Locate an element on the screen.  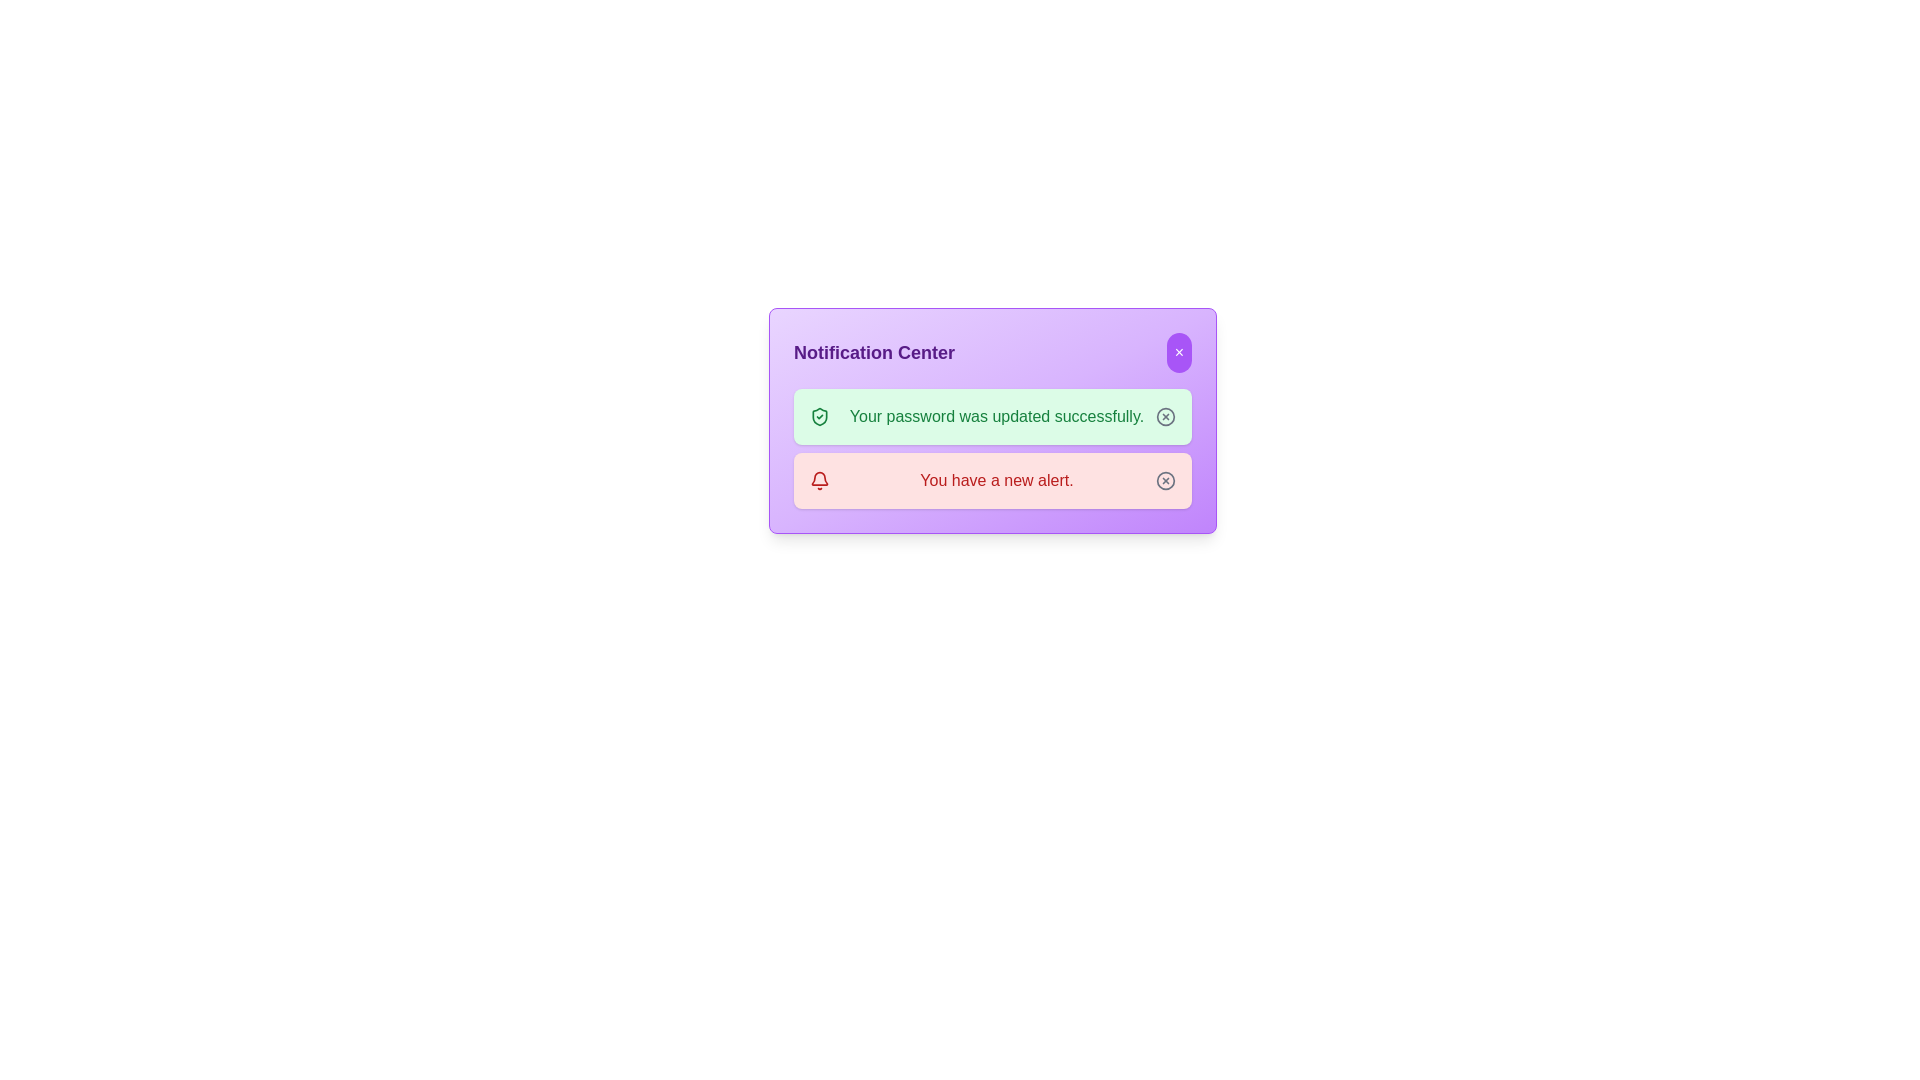
the functionality associated with the green notification indicating a successful password update by clicking on the shield icon located to the left of the notification text is located at coordinates (820, 415).